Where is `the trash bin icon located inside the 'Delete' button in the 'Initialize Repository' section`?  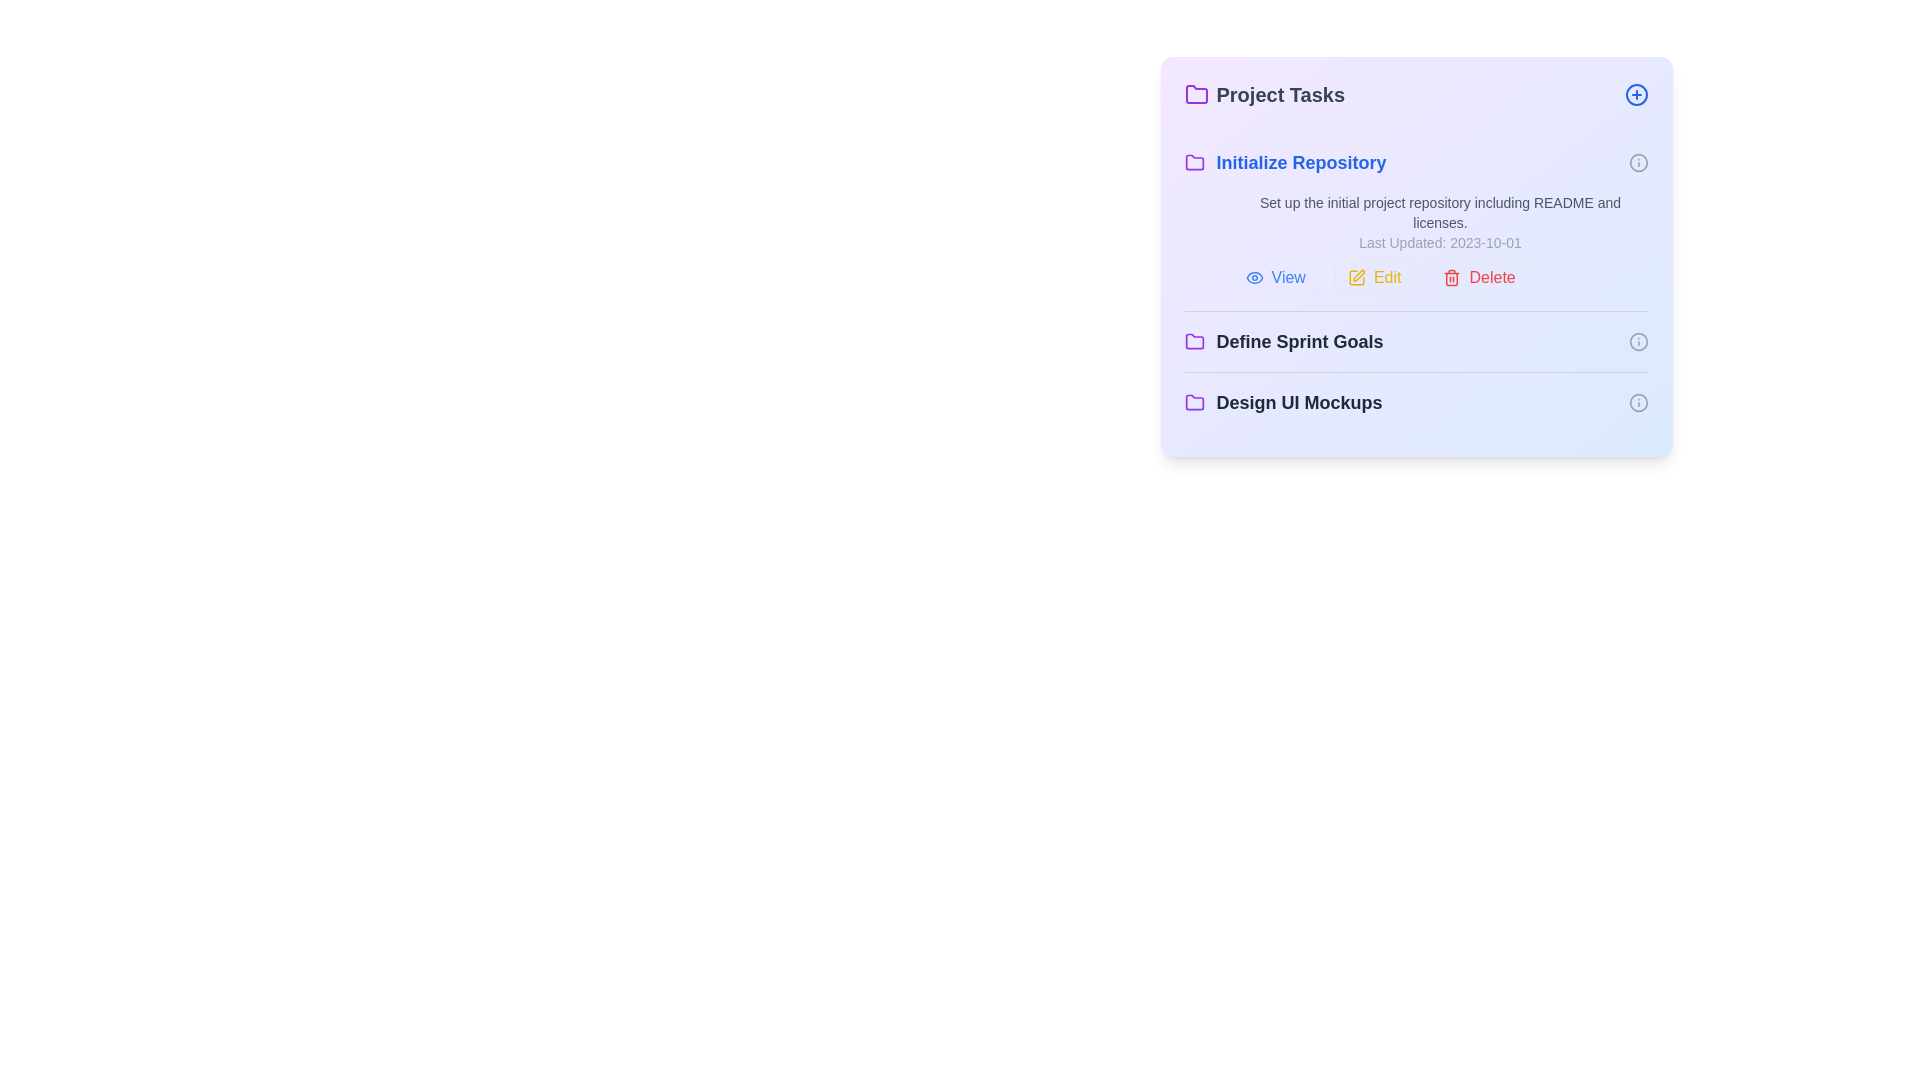
the trash bin icon located inside the 'Delete' button in the 'Initialize Repository' section is located at coordinates (1452, 277).